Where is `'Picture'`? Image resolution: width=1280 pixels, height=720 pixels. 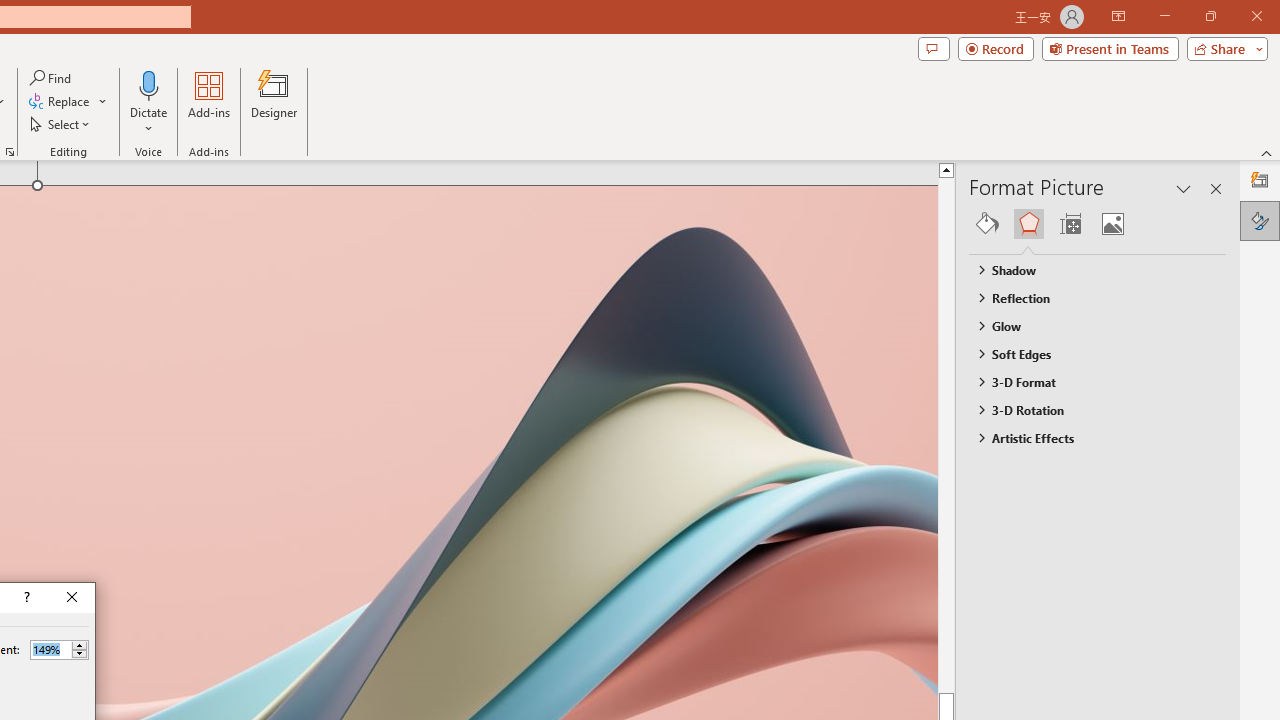
'Picture' is located at coordinates (1111, 223).